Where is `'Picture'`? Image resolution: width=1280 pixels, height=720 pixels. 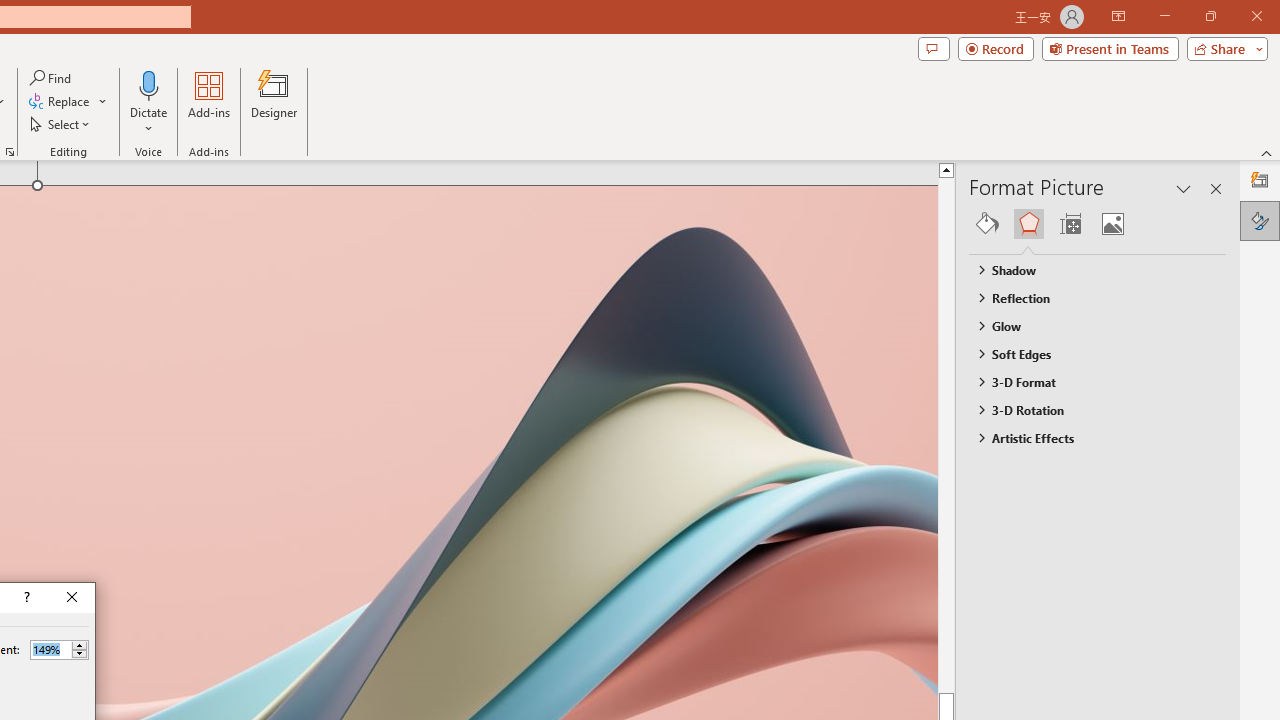
'Picture' is located at coordinates (1111, 223).